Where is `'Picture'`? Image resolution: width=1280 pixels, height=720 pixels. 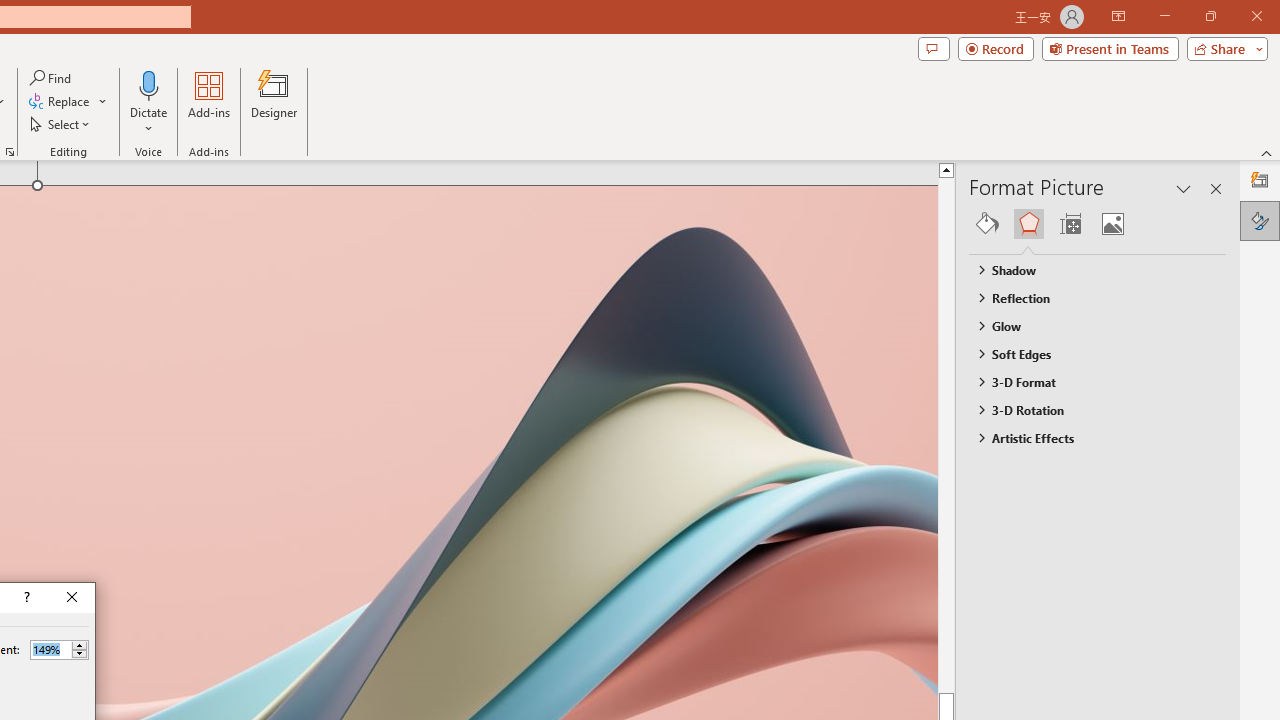
'Picture' is located at coordinates (1111, 223).